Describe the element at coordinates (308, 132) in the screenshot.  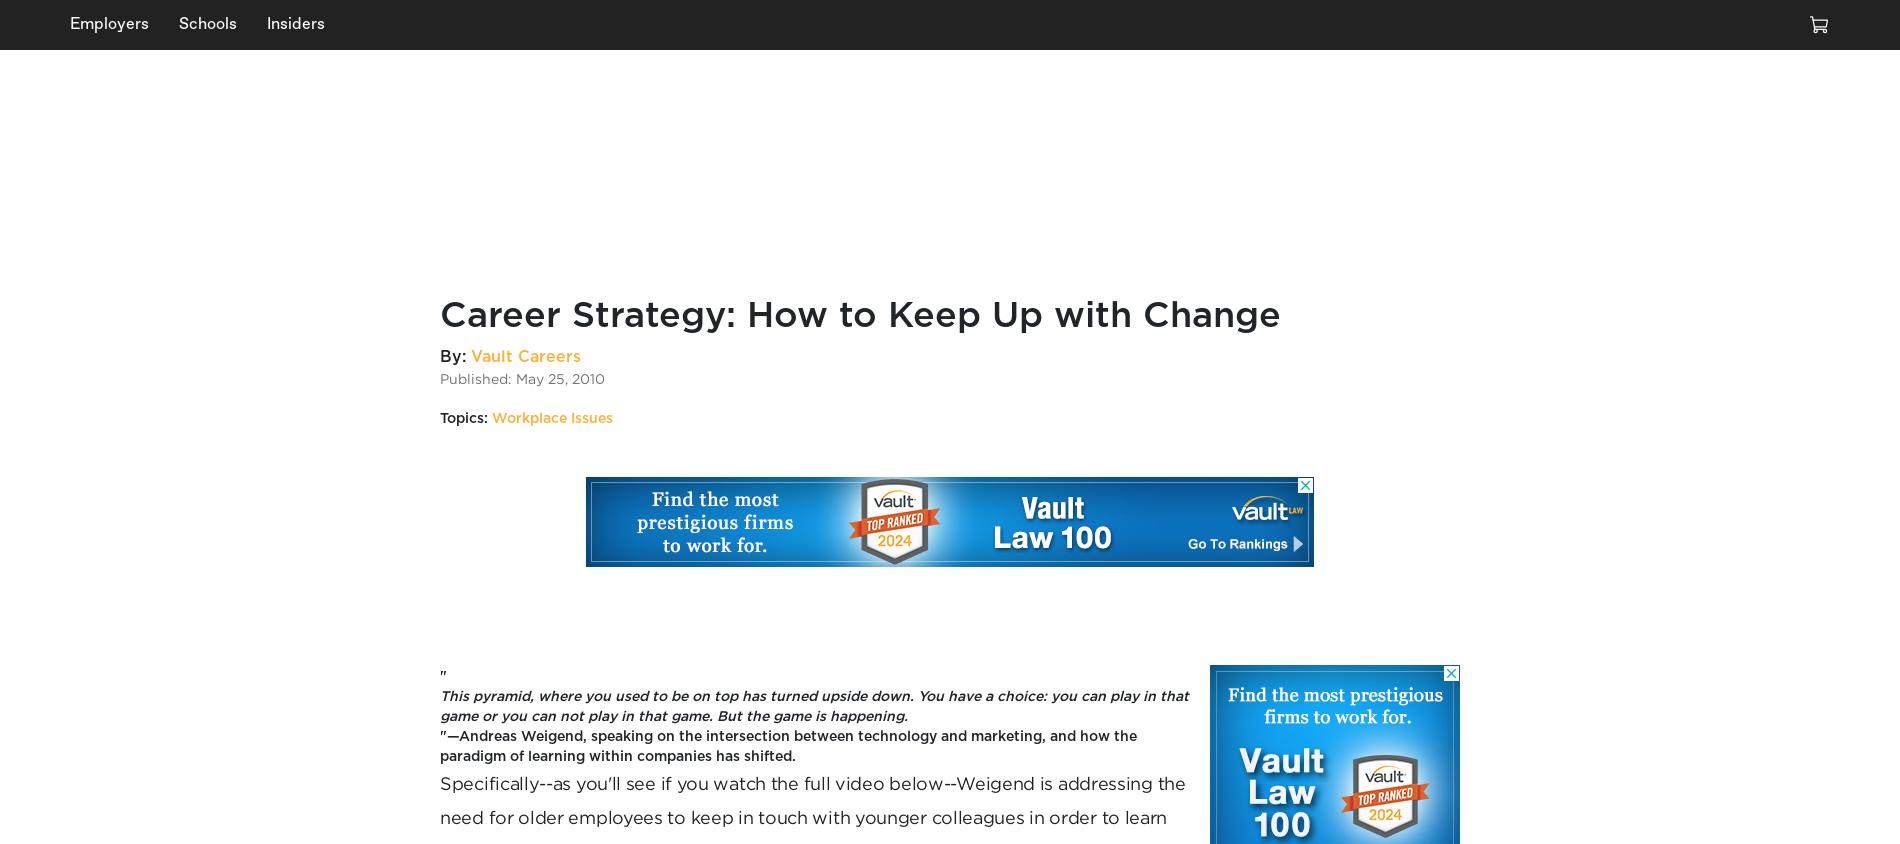
I see `'How to Use the 4 As to Overcome Workplace Stress'` at that location.